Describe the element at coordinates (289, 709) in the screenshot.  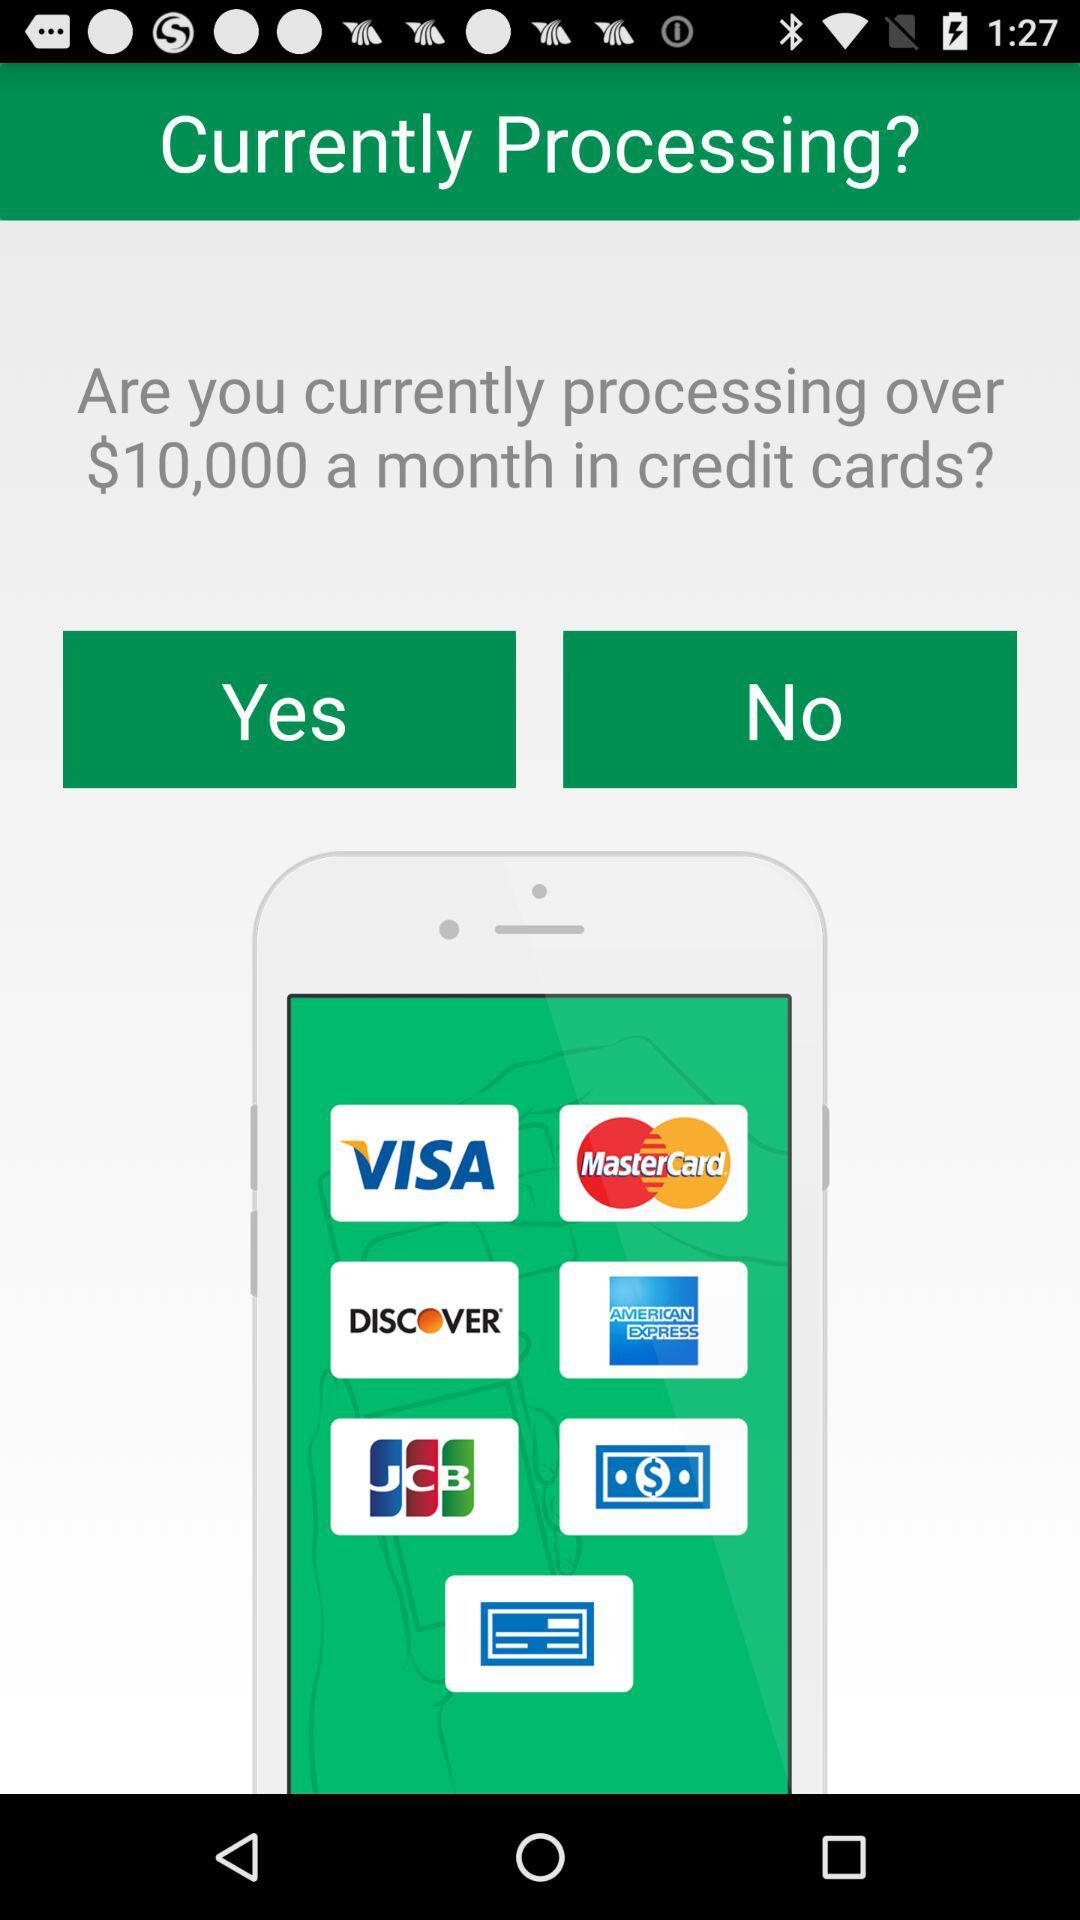
I see `the icon next to the no item` at that location.